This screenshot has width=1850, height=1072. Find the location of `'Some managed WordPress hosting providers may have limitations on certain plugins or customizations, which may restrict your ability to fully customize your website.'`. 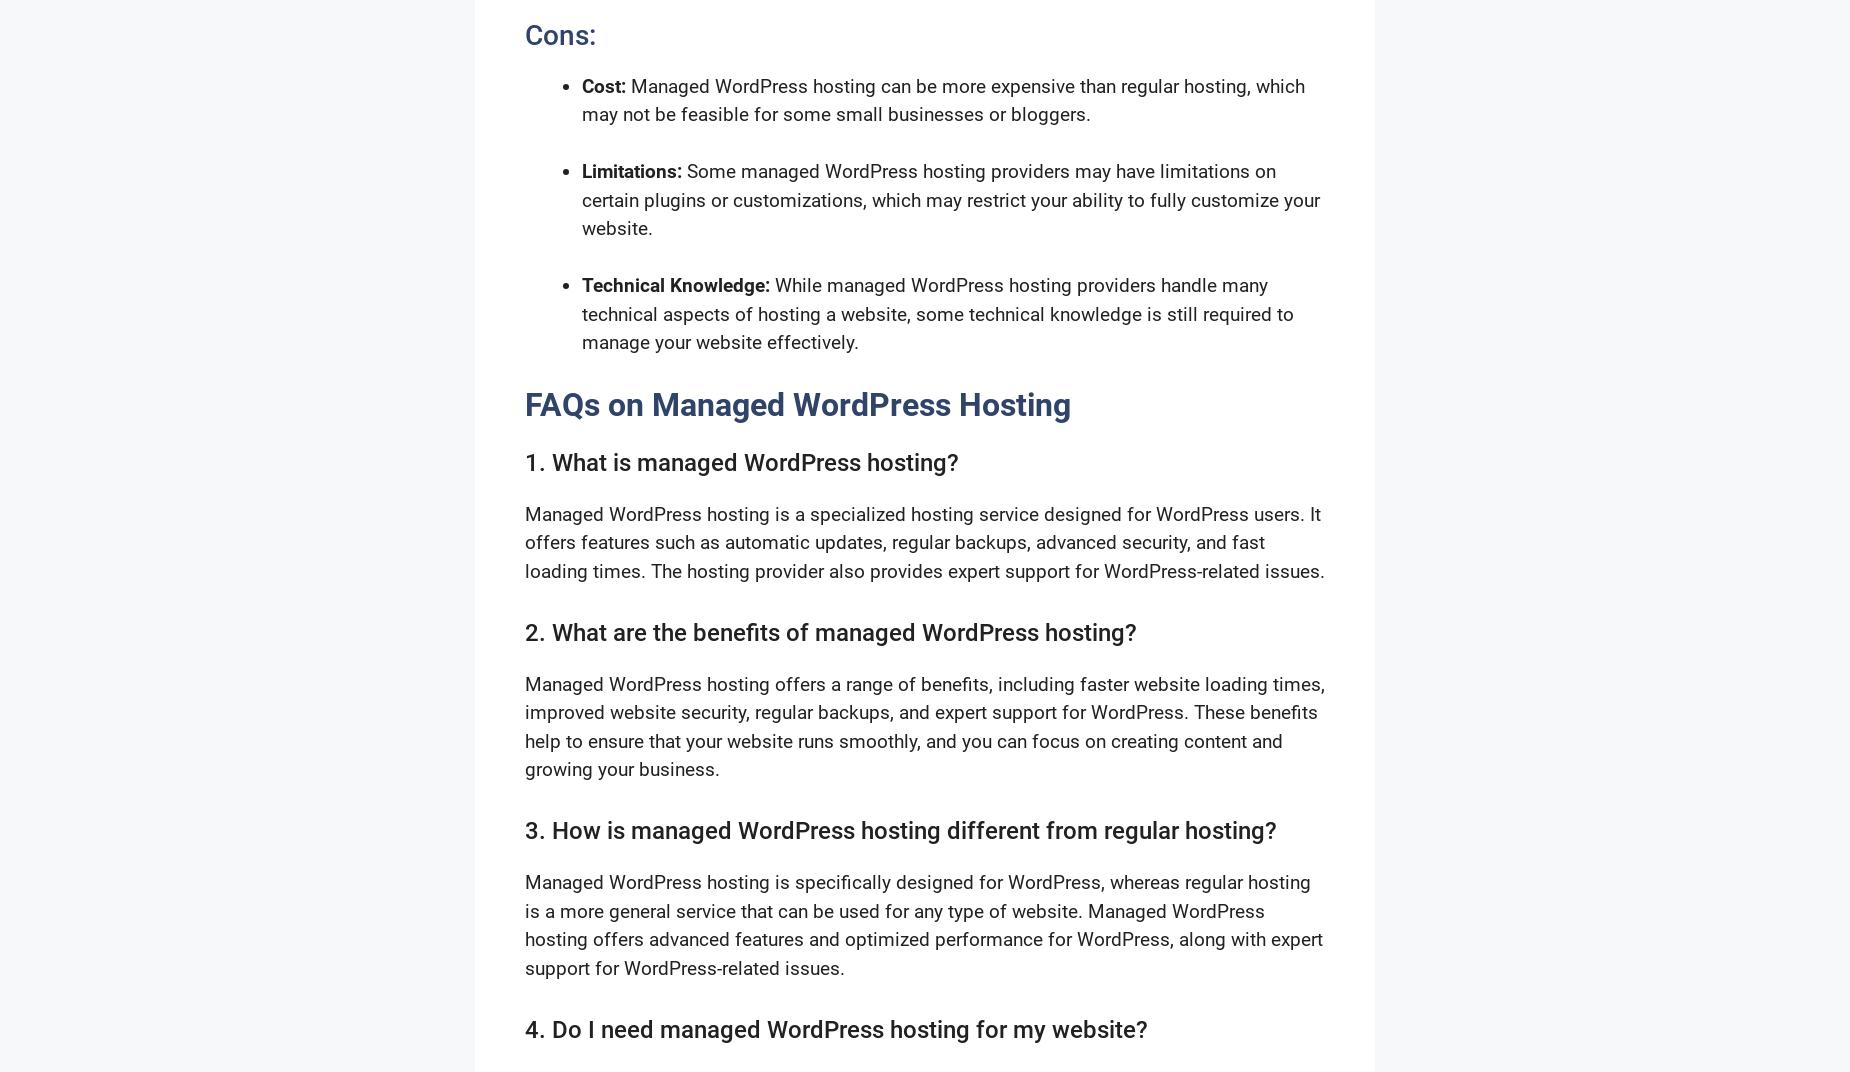

'Some managed WordPress hosting providers may have limitations on certain plugins or customizations, which may restrict your ability to fully customize your website.' is located at coordinates (950, 199).